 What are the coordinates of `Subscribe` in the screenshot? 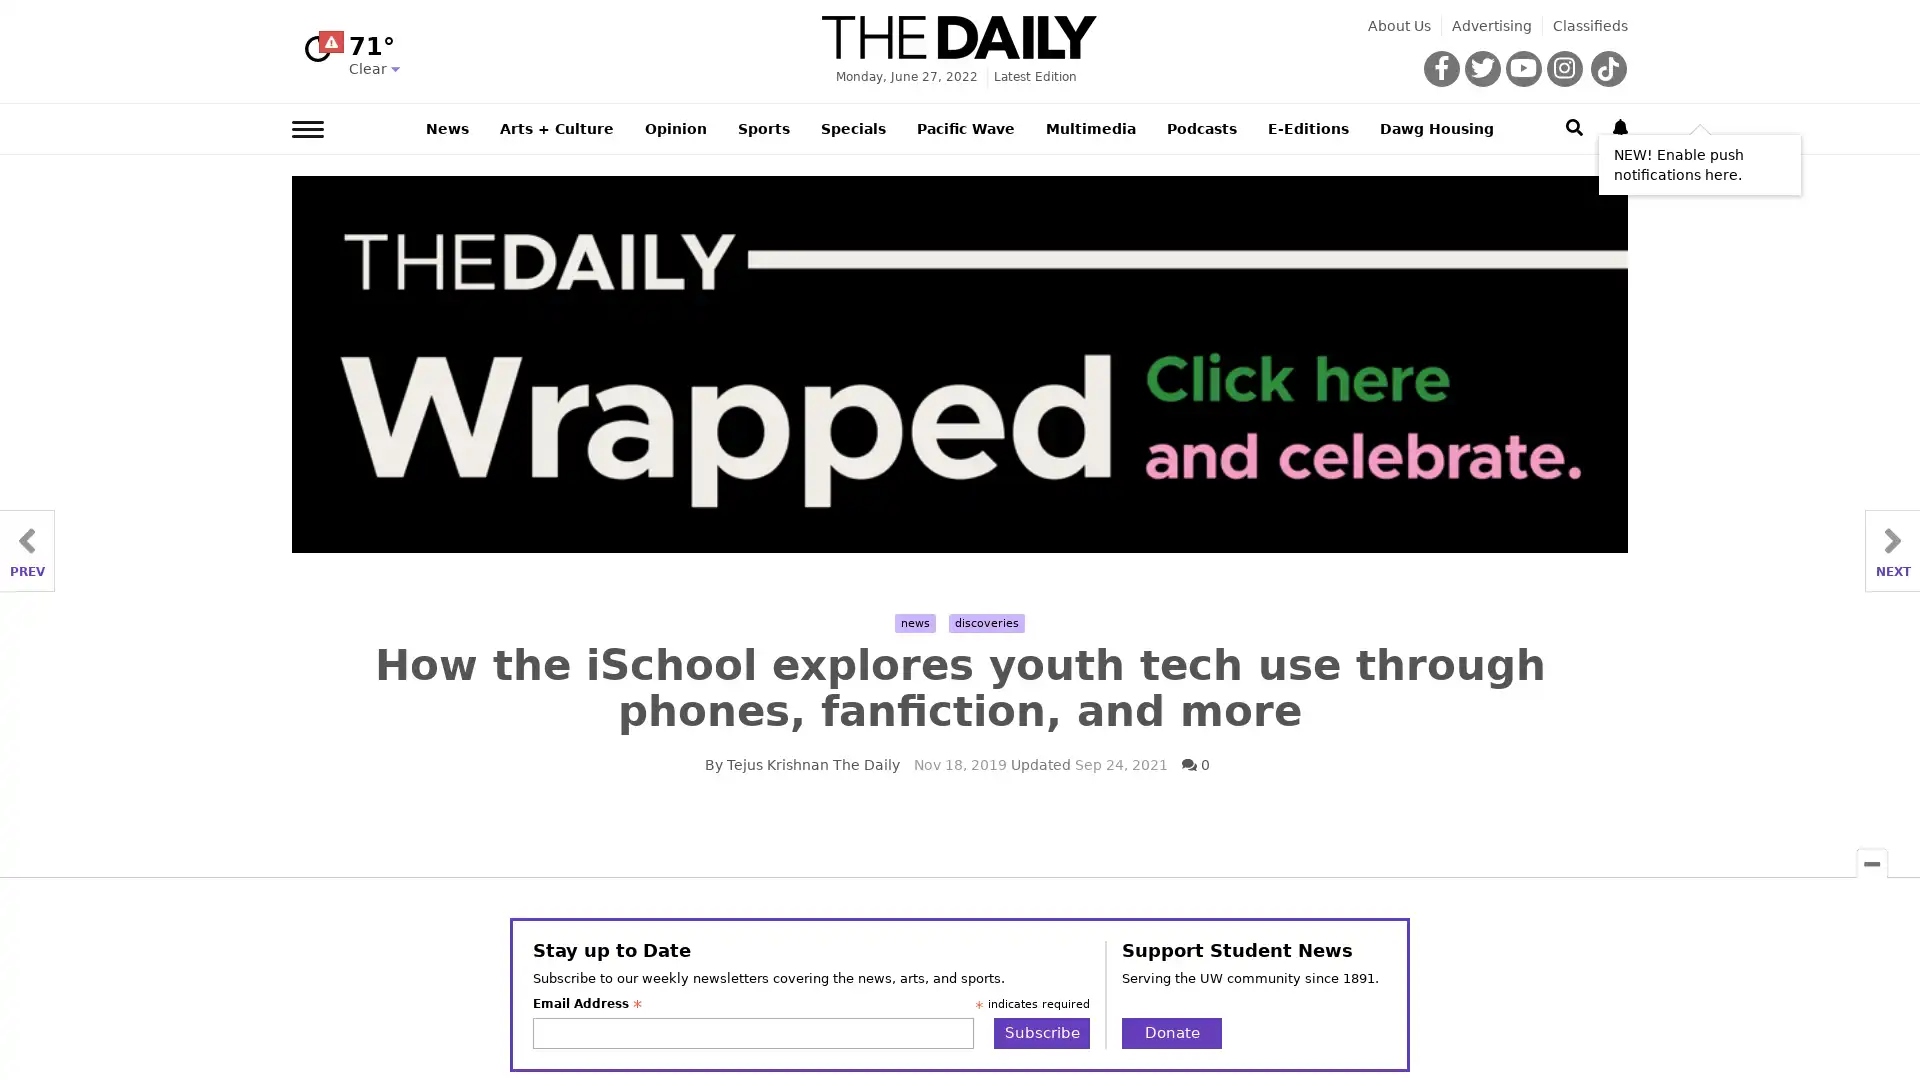 It's located at (1040, 1033).